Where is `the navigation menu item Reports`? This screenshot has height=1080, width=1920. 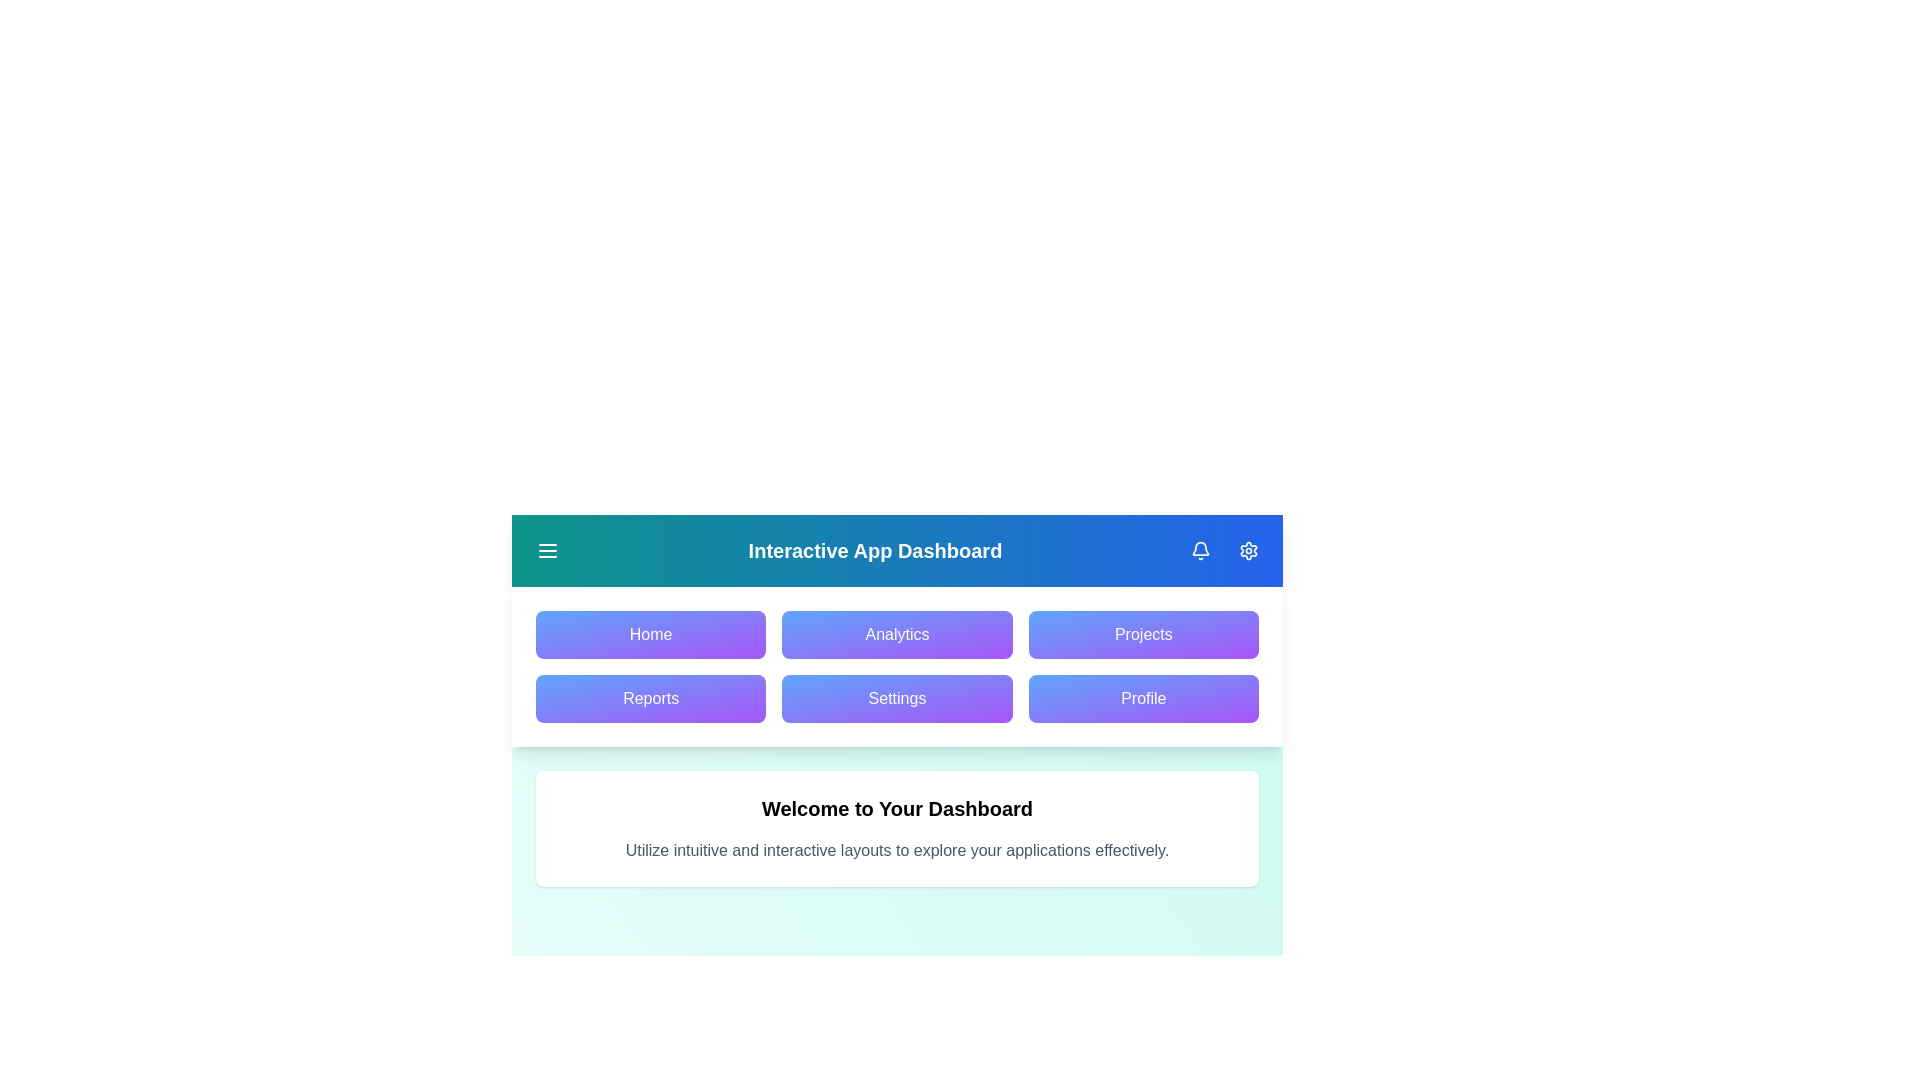
the navigation menu item Reports is located at coordinates (651, 697).